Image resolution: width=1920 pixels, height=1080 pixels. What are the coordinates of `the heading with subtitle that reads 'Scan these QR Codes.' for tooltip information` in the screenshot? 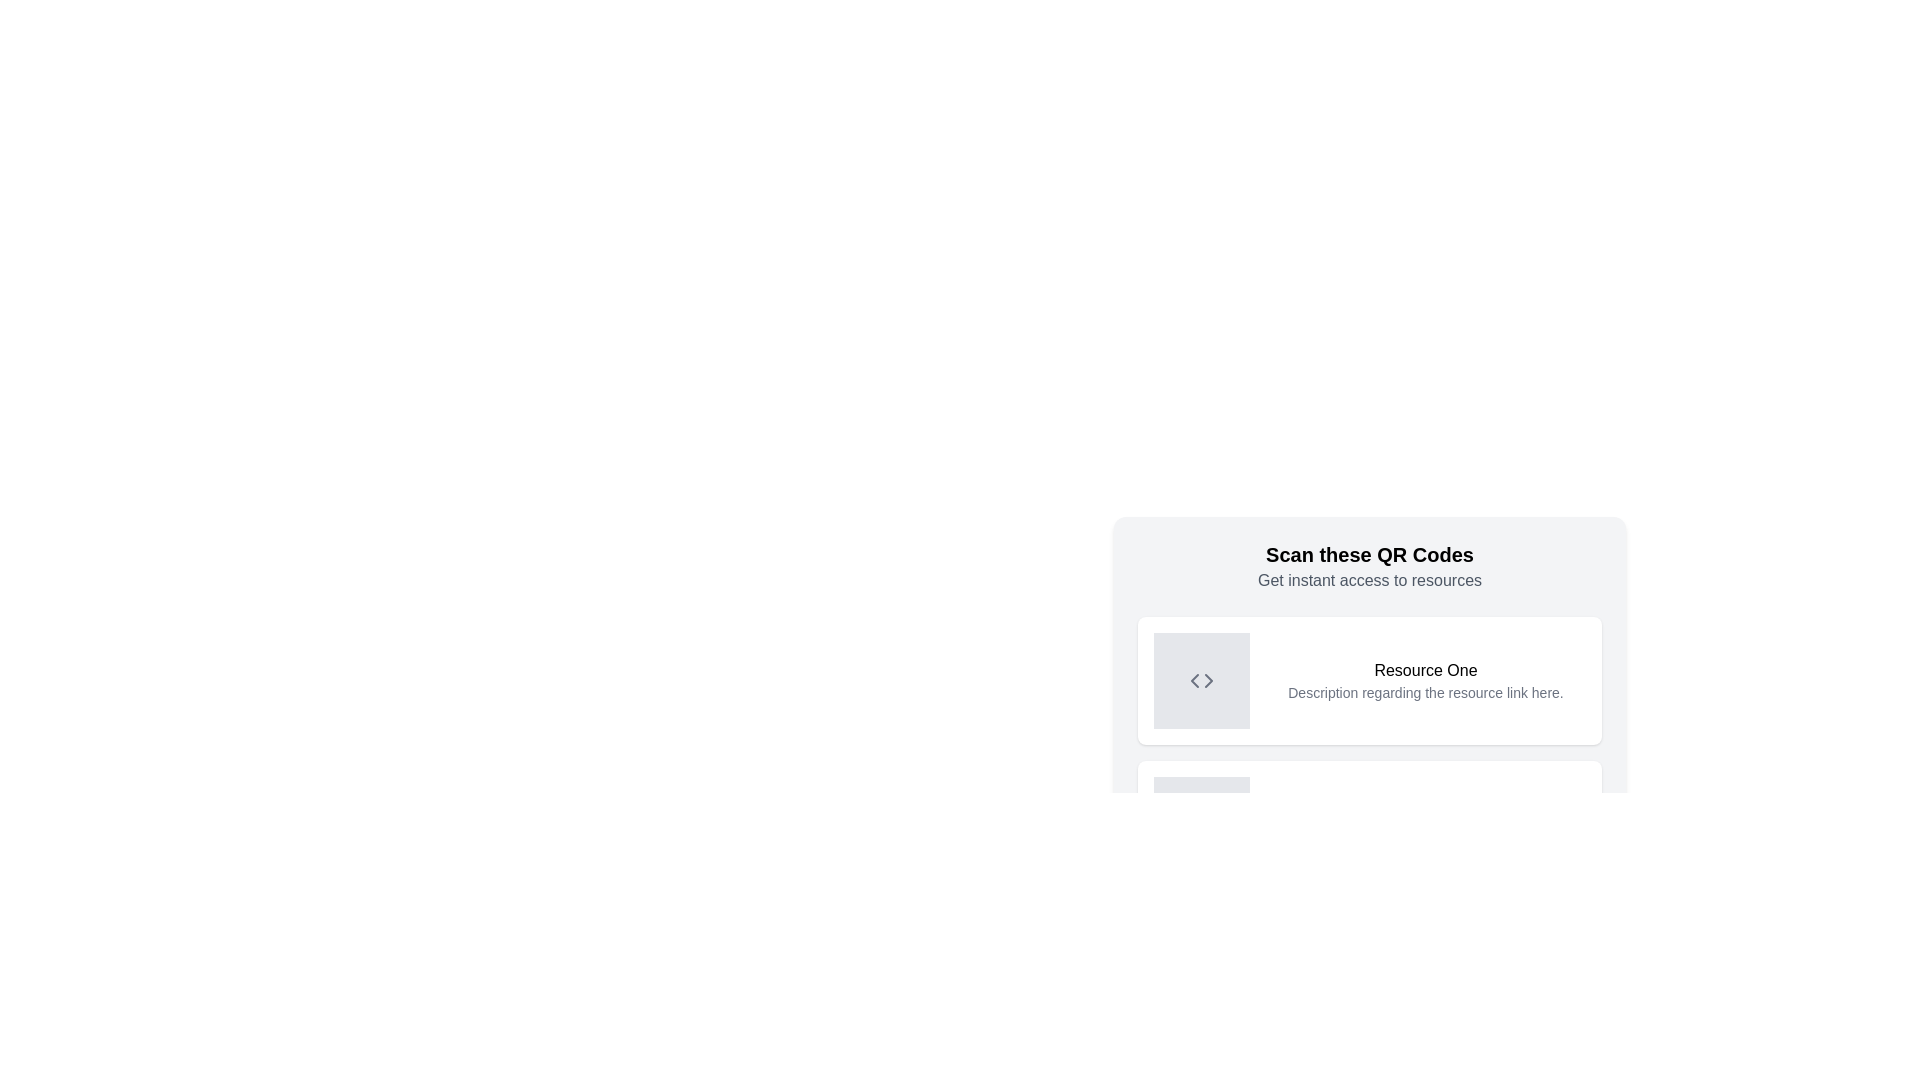 It's located at (1368, 567).